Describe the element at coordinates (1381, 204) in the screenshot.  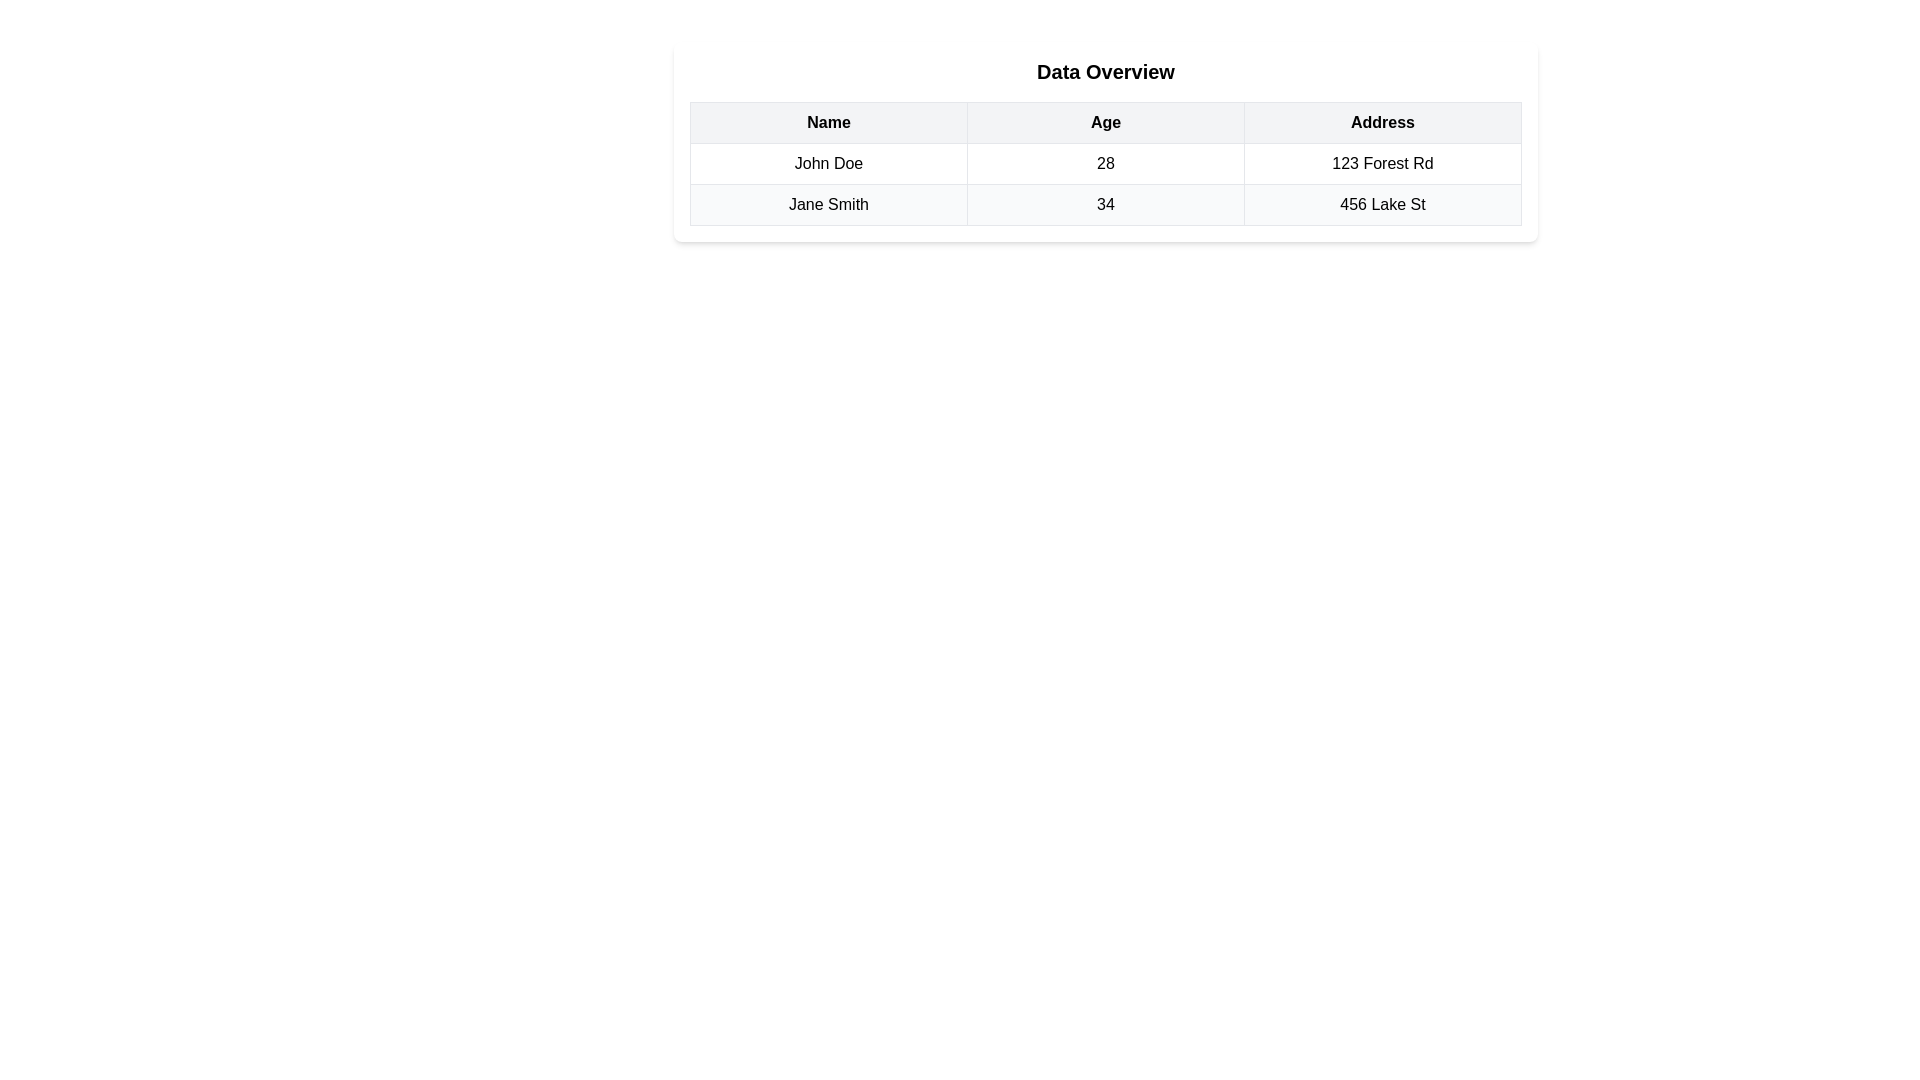
I see `the table cell displaying '456 Lake St'` at that location.